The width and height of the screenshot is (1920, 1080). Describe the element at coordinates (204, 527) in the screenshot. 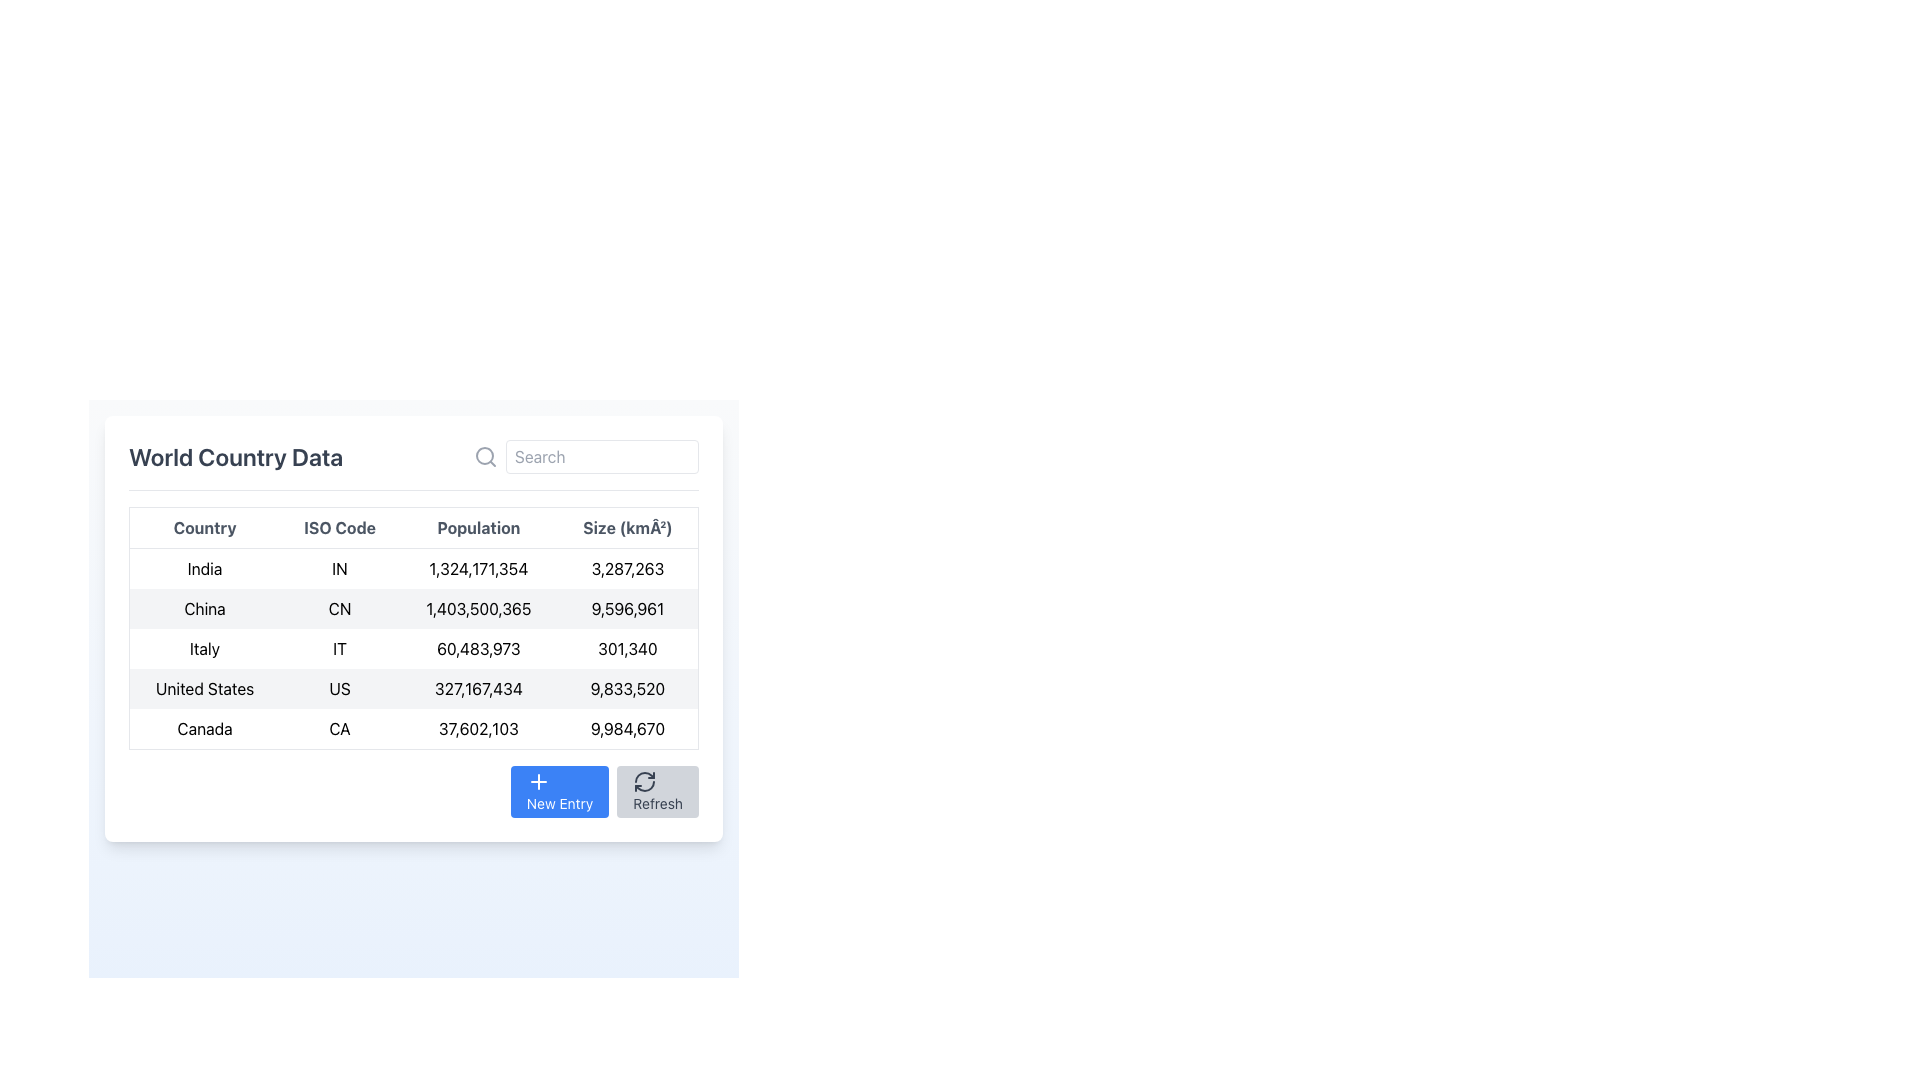

I see `the 'Country' text label, which is the first column header in the table of column titles, styled in bold font and left-aligned with padding` at that location.